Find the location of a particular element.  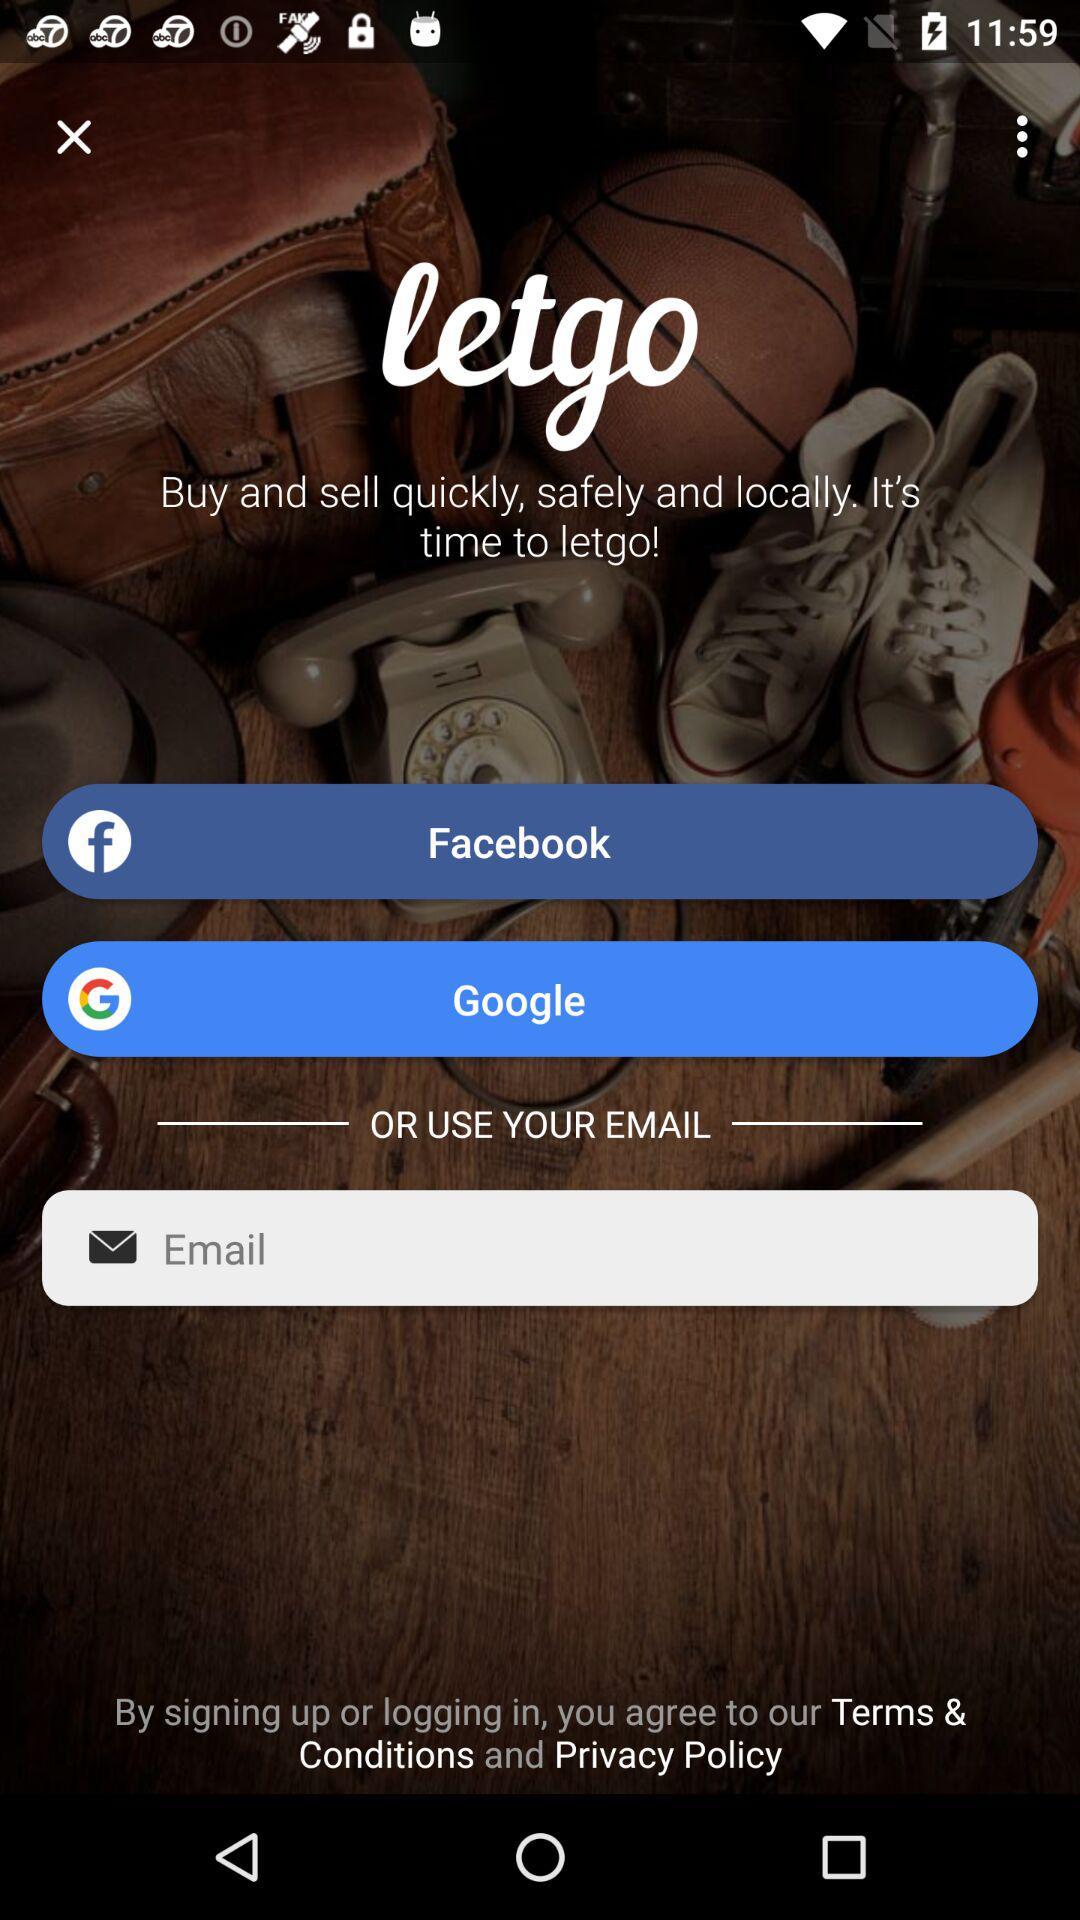

facebook icon is located at coordinates (540, 841).